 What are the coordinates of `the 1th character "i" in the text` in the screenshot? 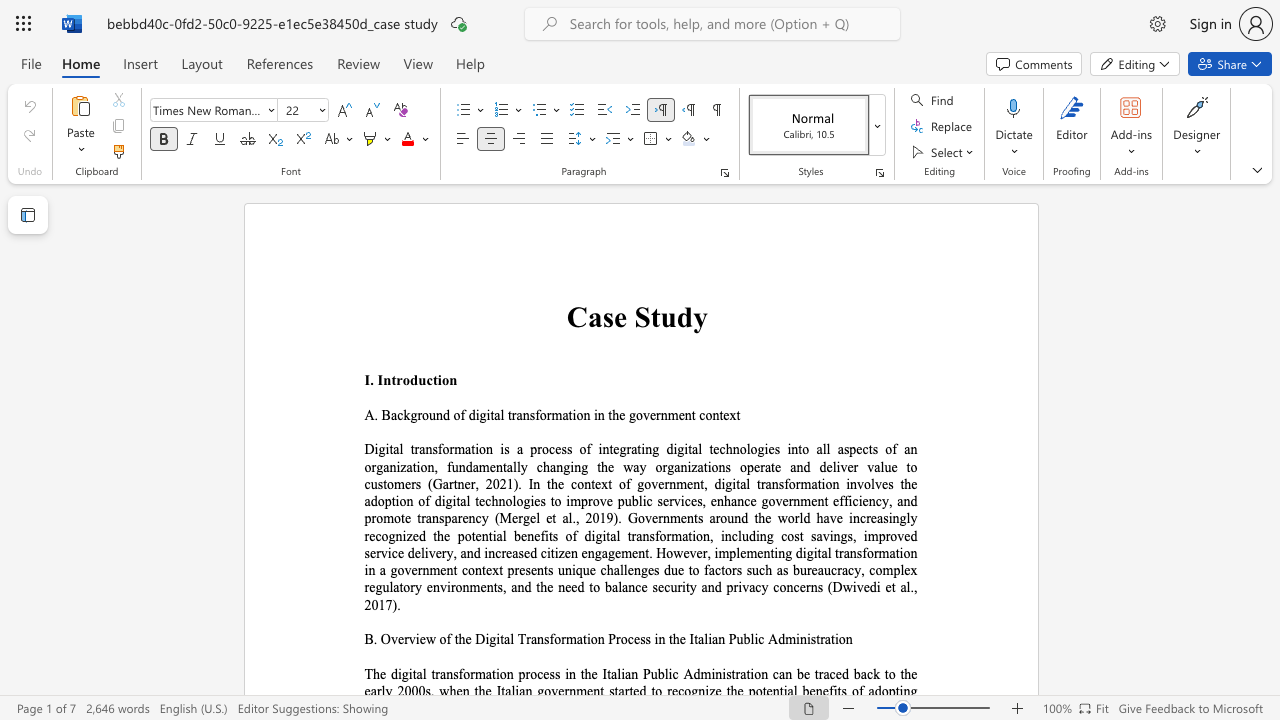 It's located at (438, 380).